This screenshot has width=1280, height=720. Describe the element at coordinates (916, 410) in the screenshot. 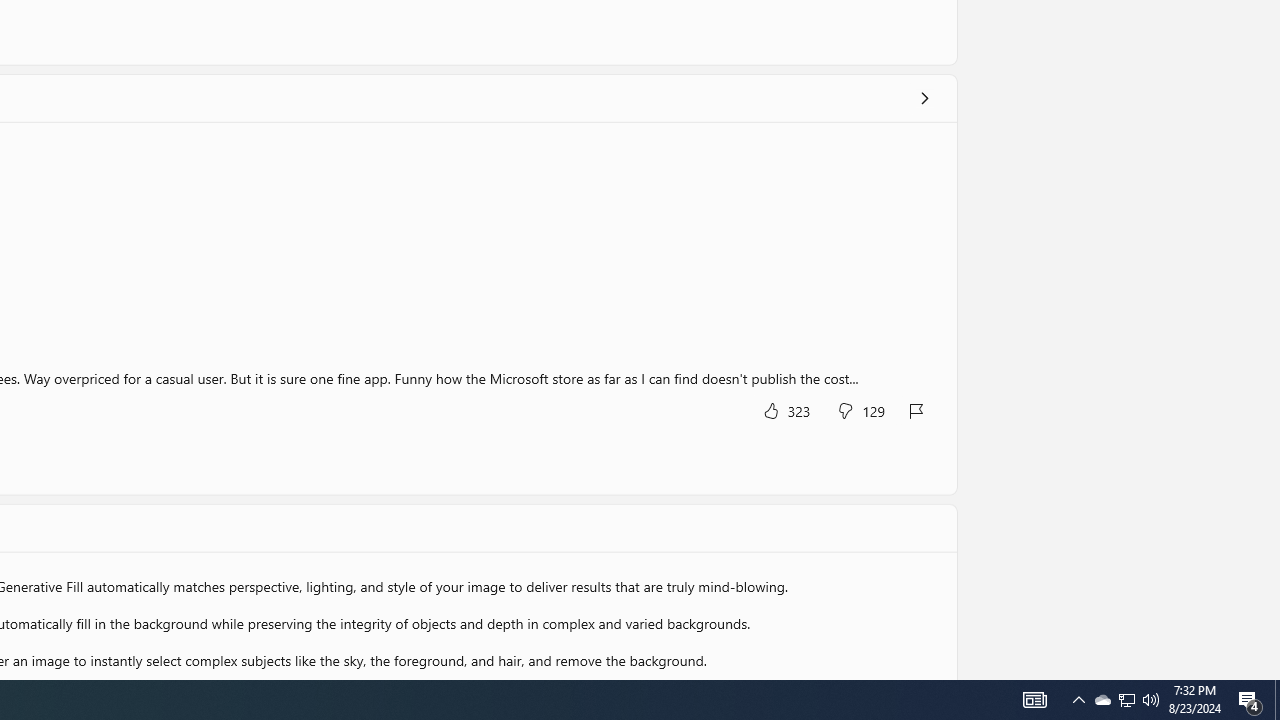

I see `'Report review'` at that location.